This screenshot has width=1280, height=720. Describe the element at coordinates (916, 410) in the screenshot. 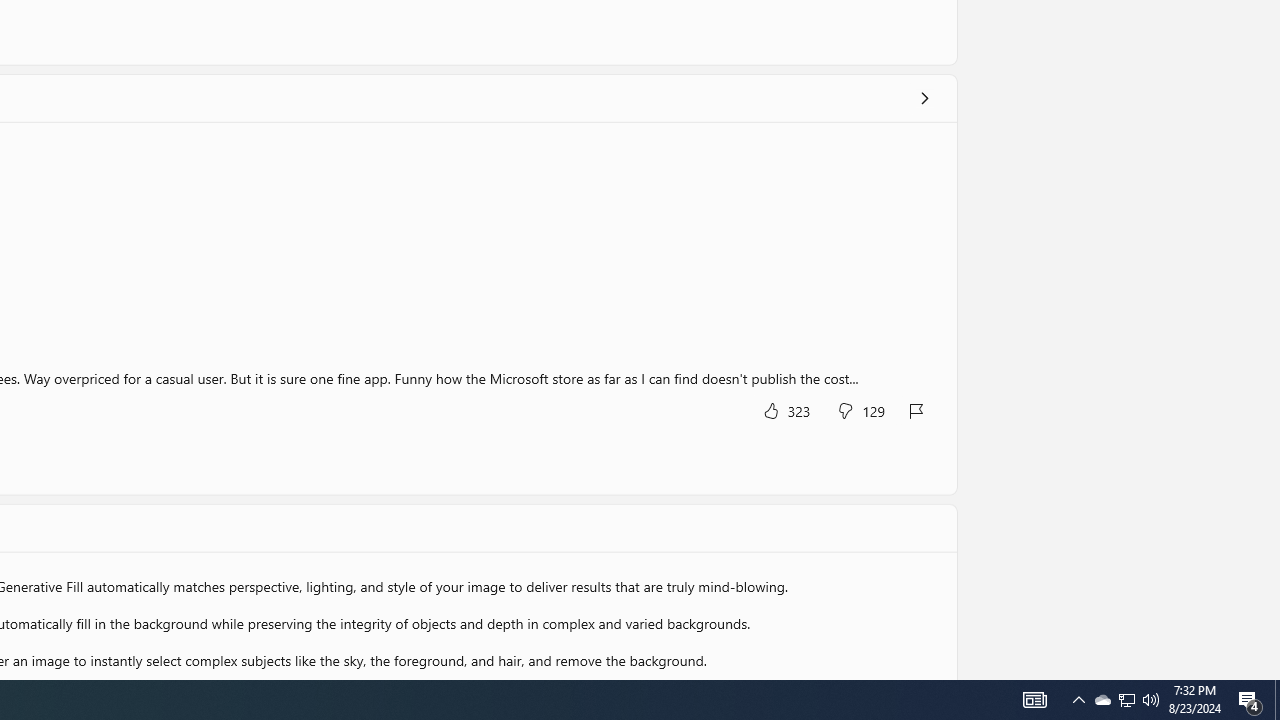

I see `'Report review'` at that location.